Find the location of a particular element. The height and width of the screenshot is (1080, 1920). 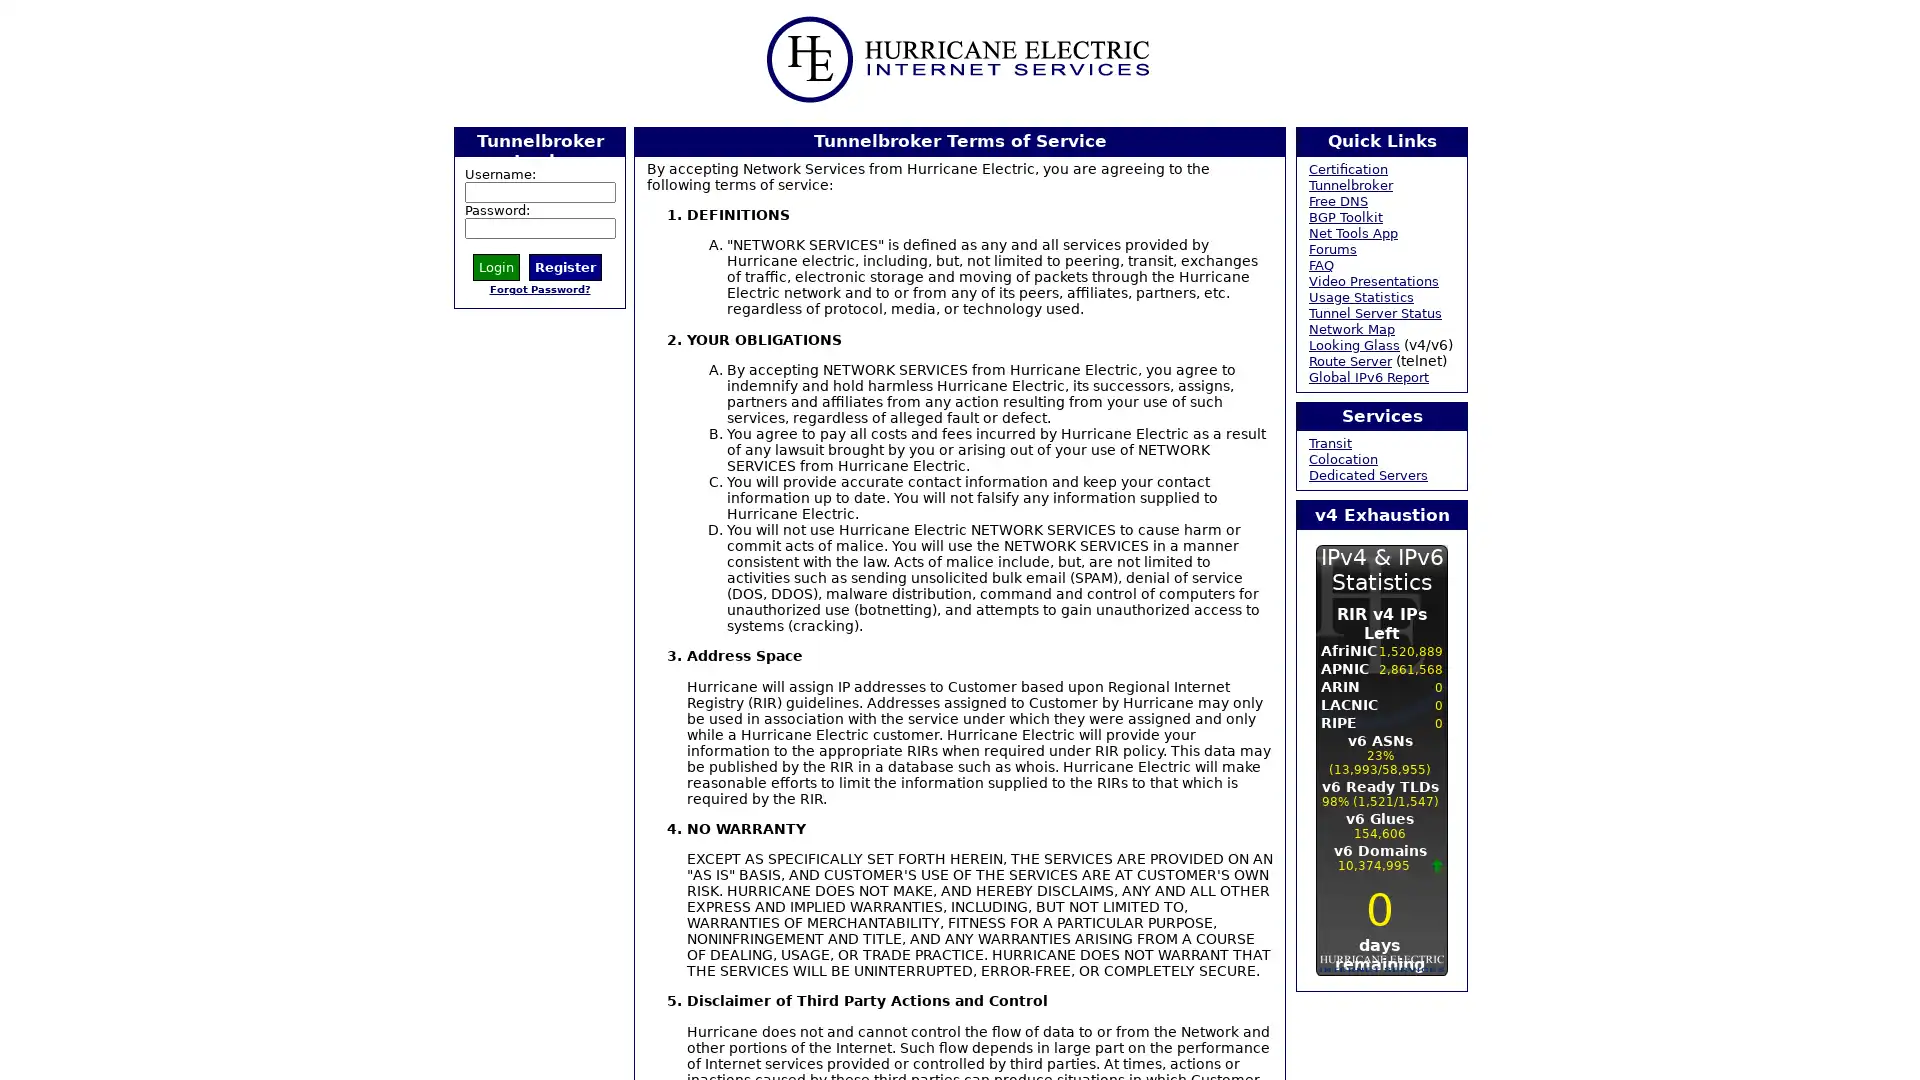

Login is located at coordinates (496, 265).